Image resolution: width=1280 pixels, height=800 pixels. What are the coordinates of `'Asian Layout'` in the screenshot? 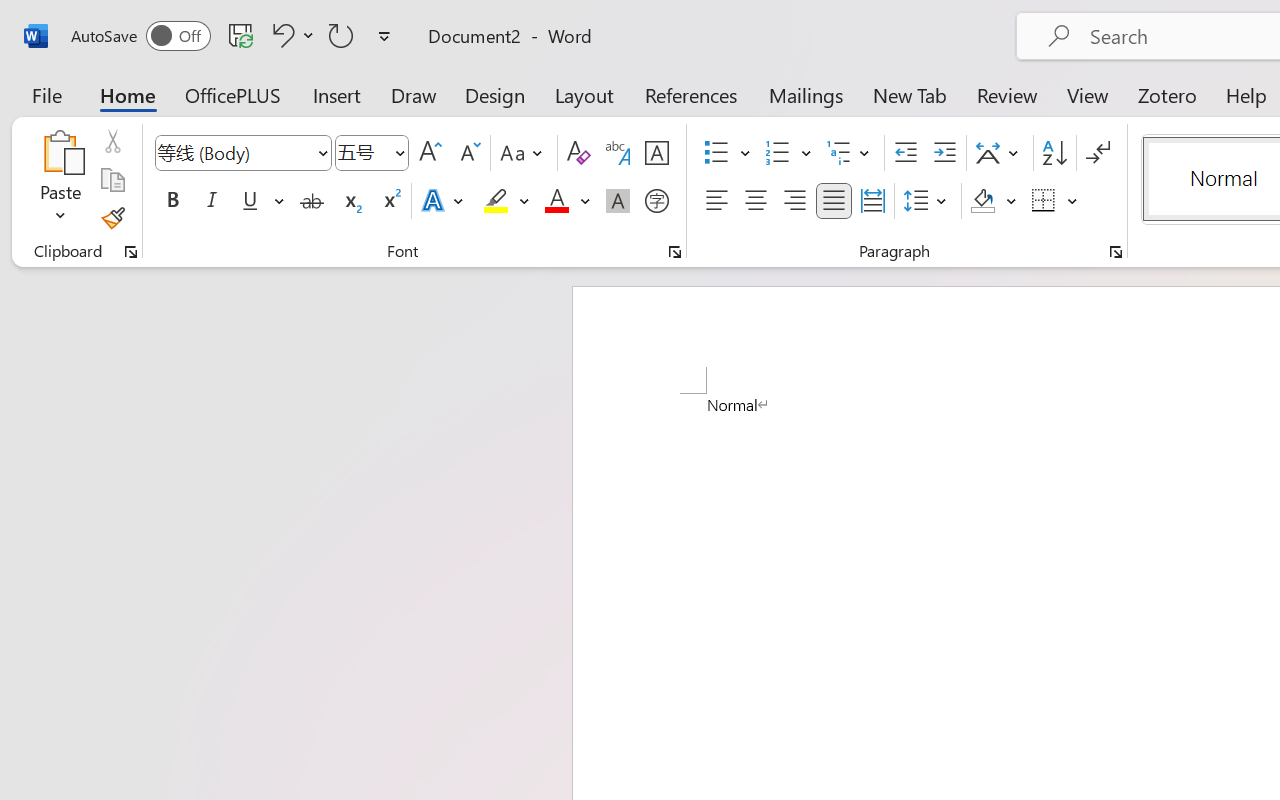 It's located at (1000, 153).